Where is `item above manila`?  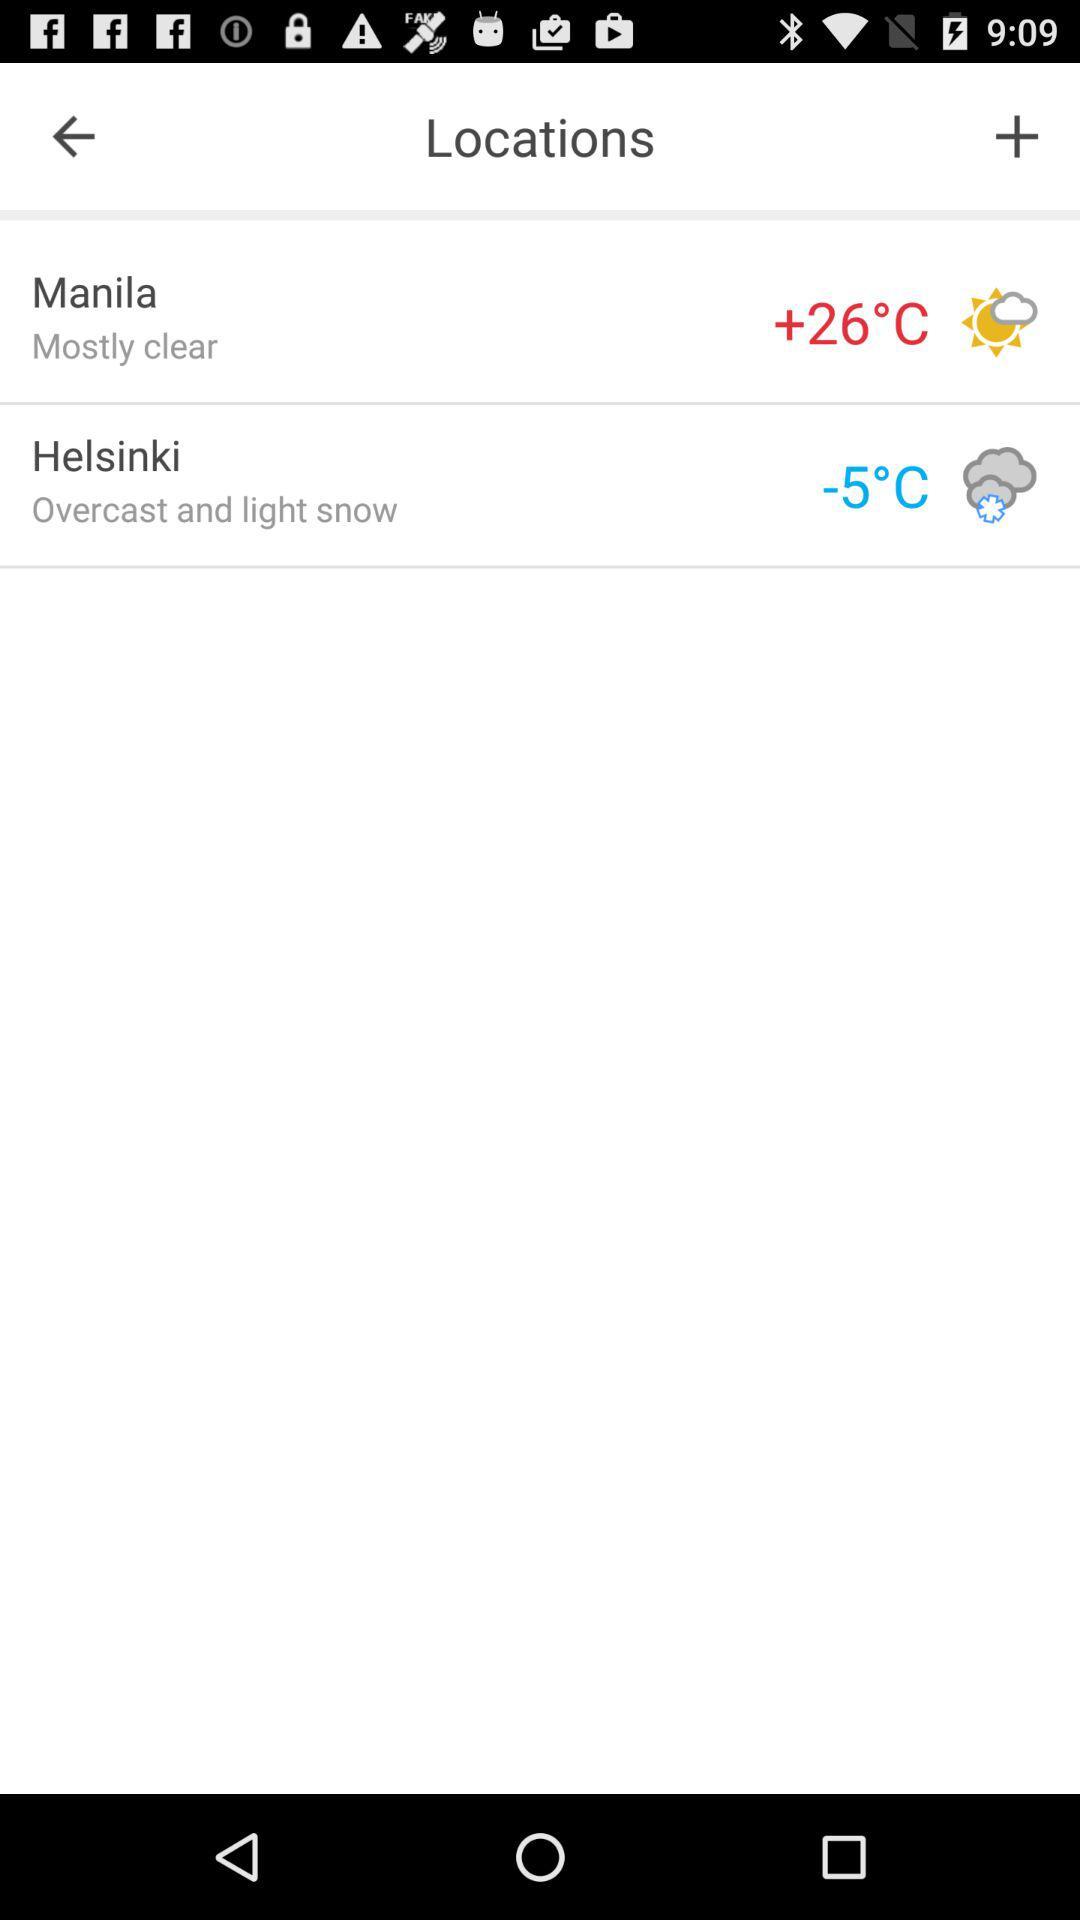
item above manila is located at coordinates (72, 135).